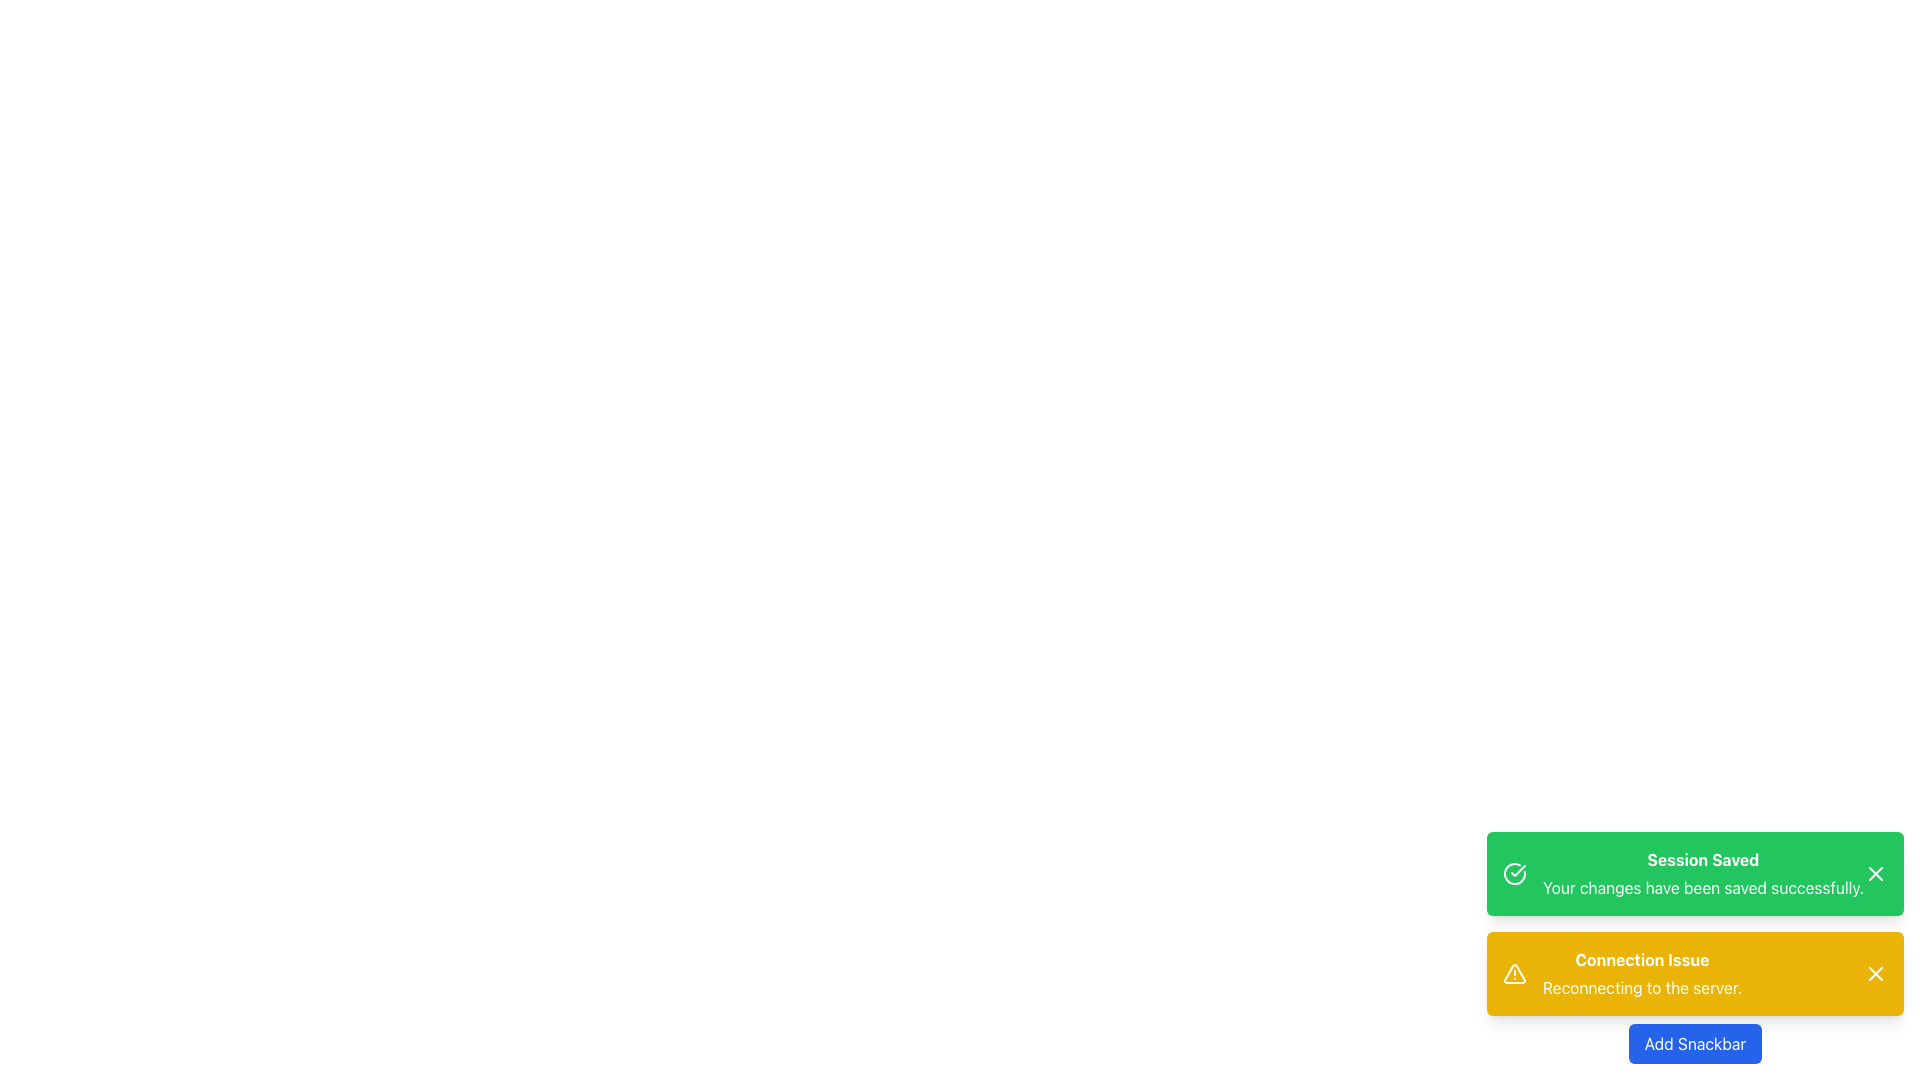 This screenshot has height=1080, width=1920. Describe the element at coordinates (1875, 973) in the screenshot. I see `the diagonal line forming part of an 'X' shape in the top-right corner of the green snackbar` at that location.